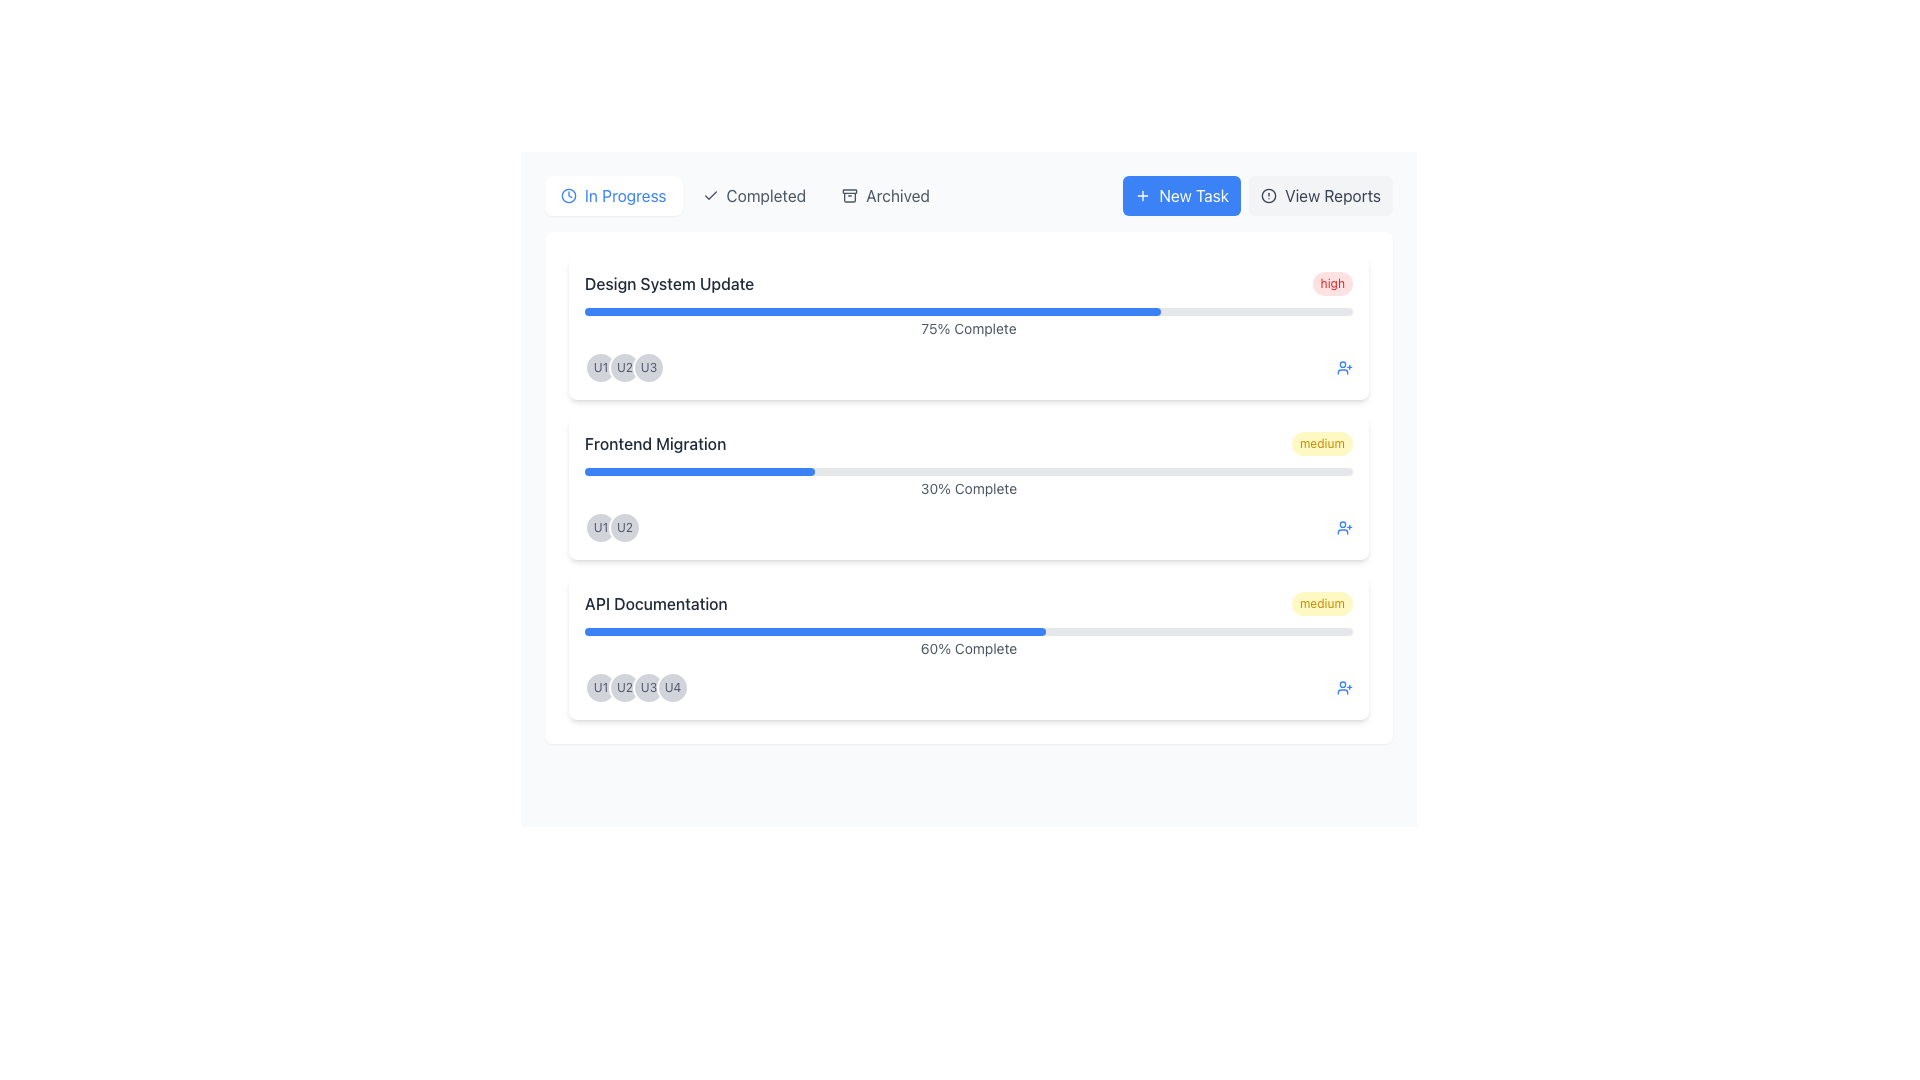  What do you see at coordinates (969, 326) in the screenshot?
I see `the first card in the vertical stack that provides information about a specific task or project, including its name, priority, completion percentage, and associated users` at bounding box center [969, 326].